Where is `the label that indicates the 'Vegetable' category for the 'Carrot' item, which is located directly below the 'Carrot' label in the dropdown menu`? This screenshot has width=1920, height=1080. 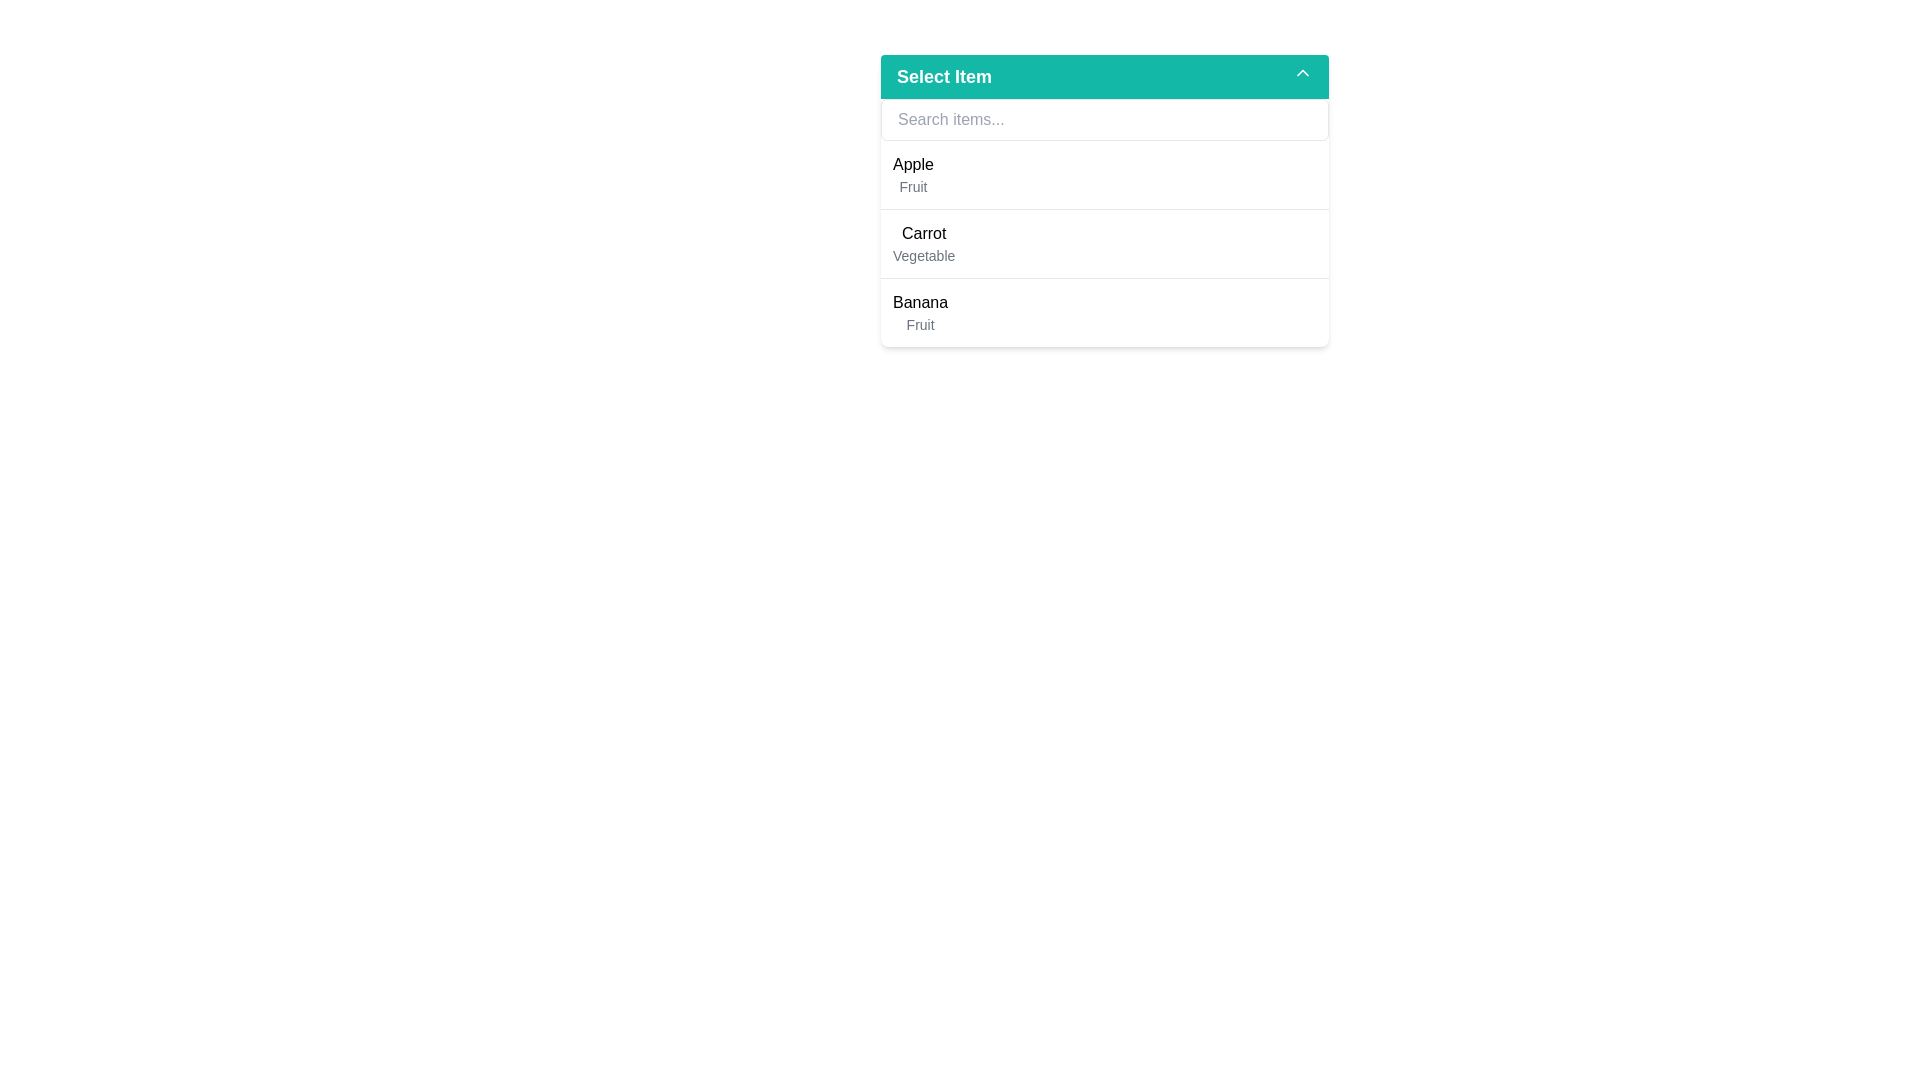
the label that indicates the 'Vegetable' category for the 'Carrot' item, which is located directly below the 'Carrot' label in the dropdown menu is located at coordinates (923, 254).